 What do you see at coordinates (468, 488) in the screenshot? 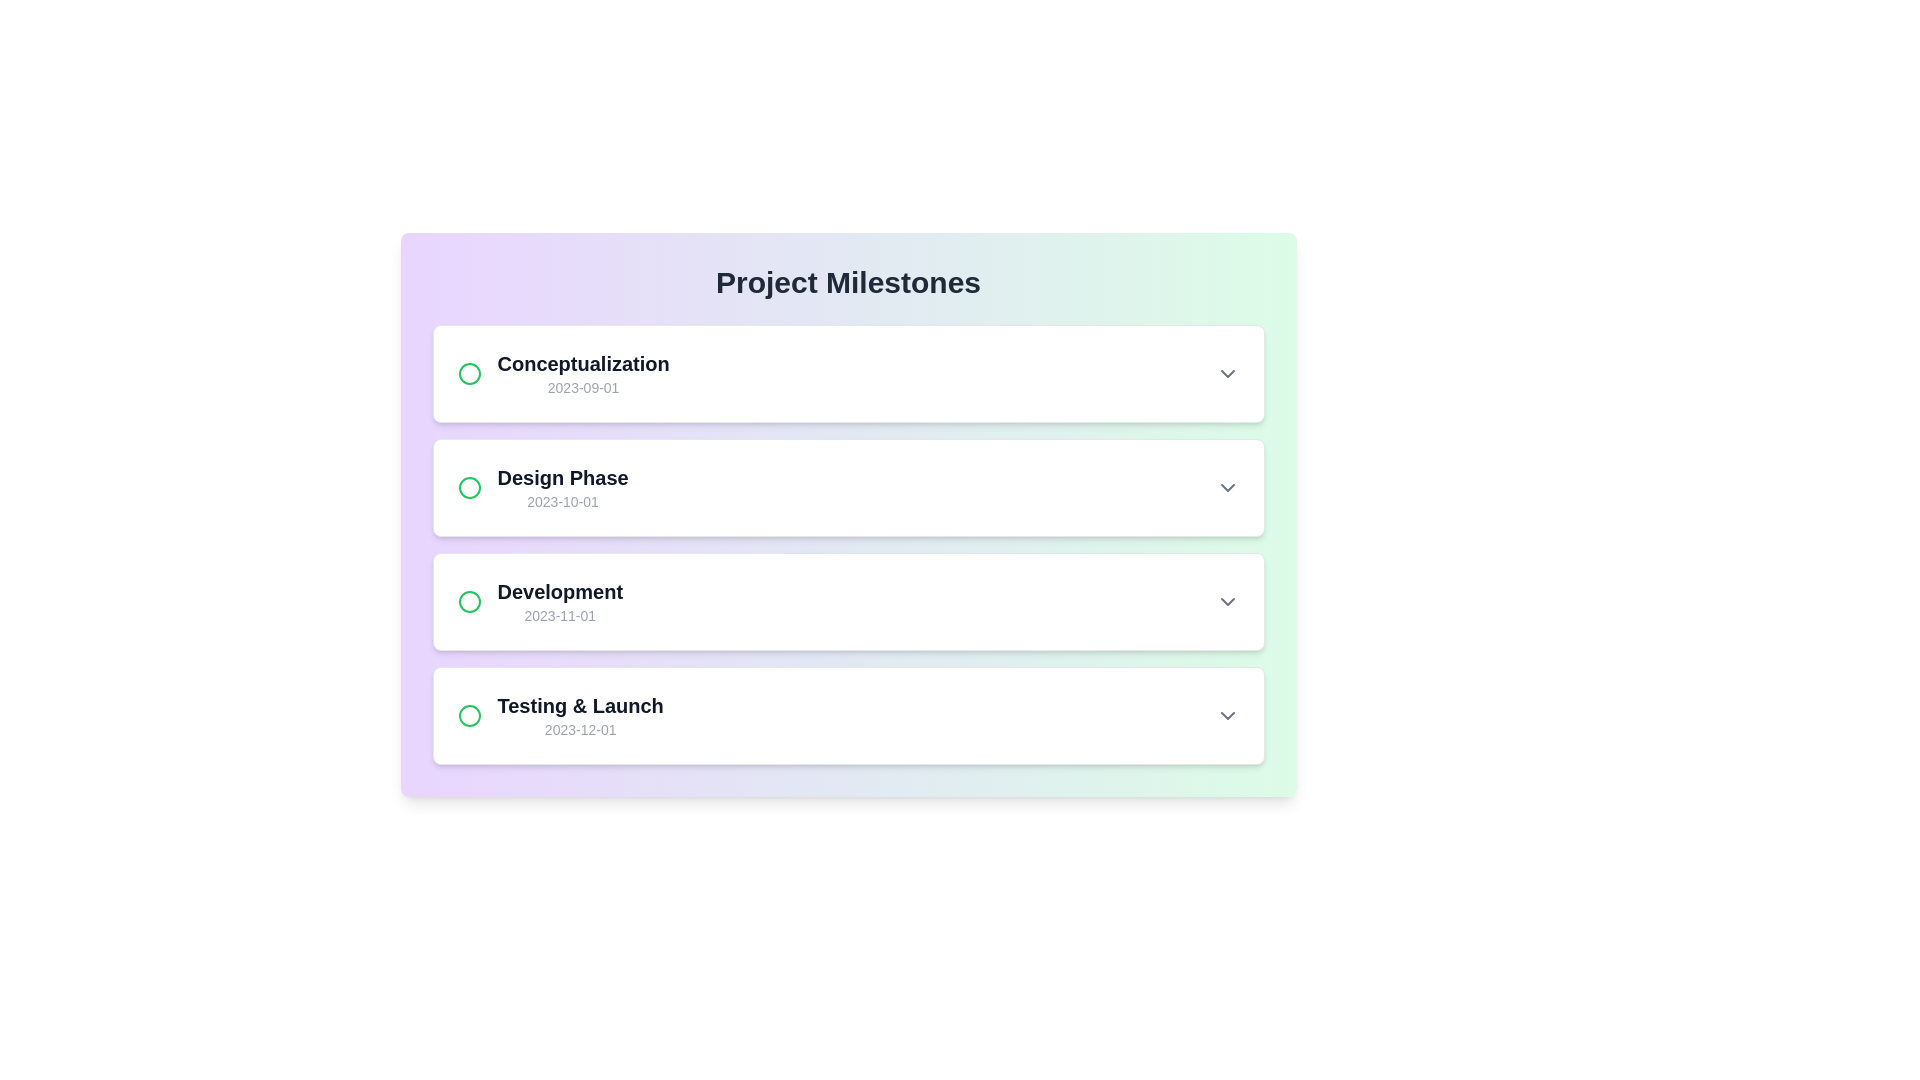
I see `the visual indicator (circle) located in the 'Design Phase' milestone section, which serves as a status indicator for the associated project milestone` at bounding box center [468, 488].